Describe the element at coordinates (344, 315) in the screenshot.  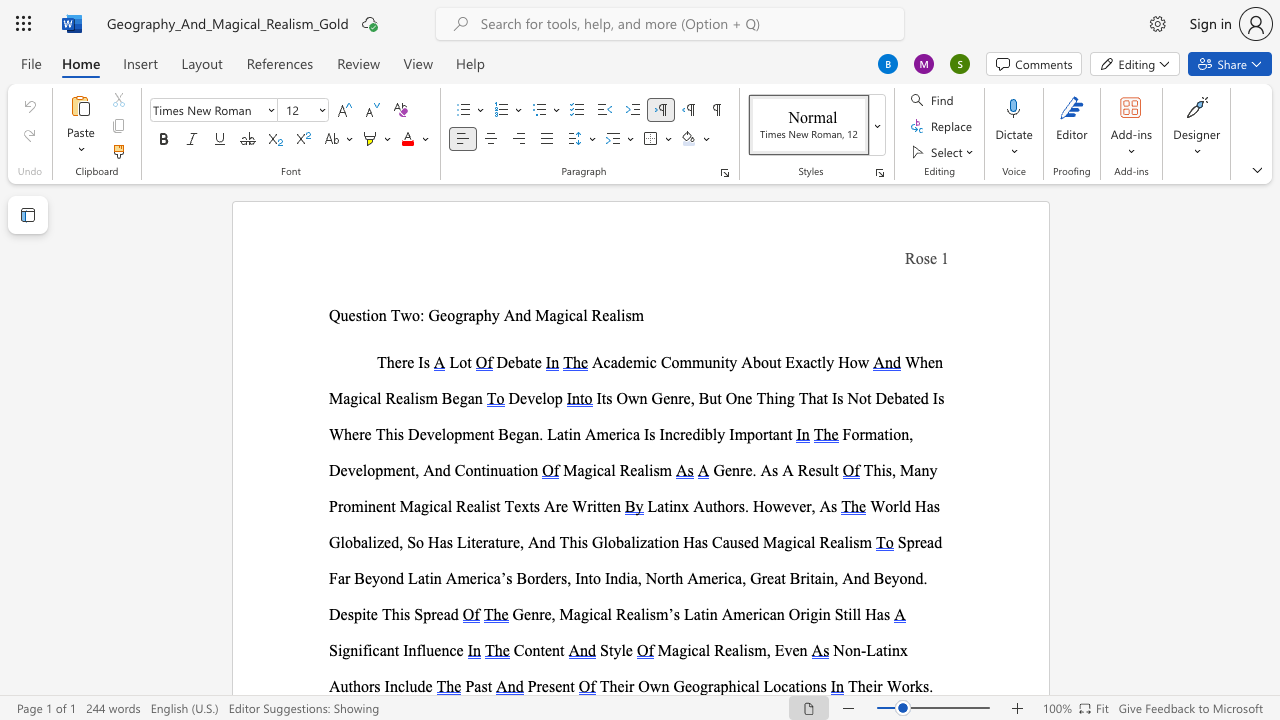
I see `the 1th character "u" in the text` at that location.